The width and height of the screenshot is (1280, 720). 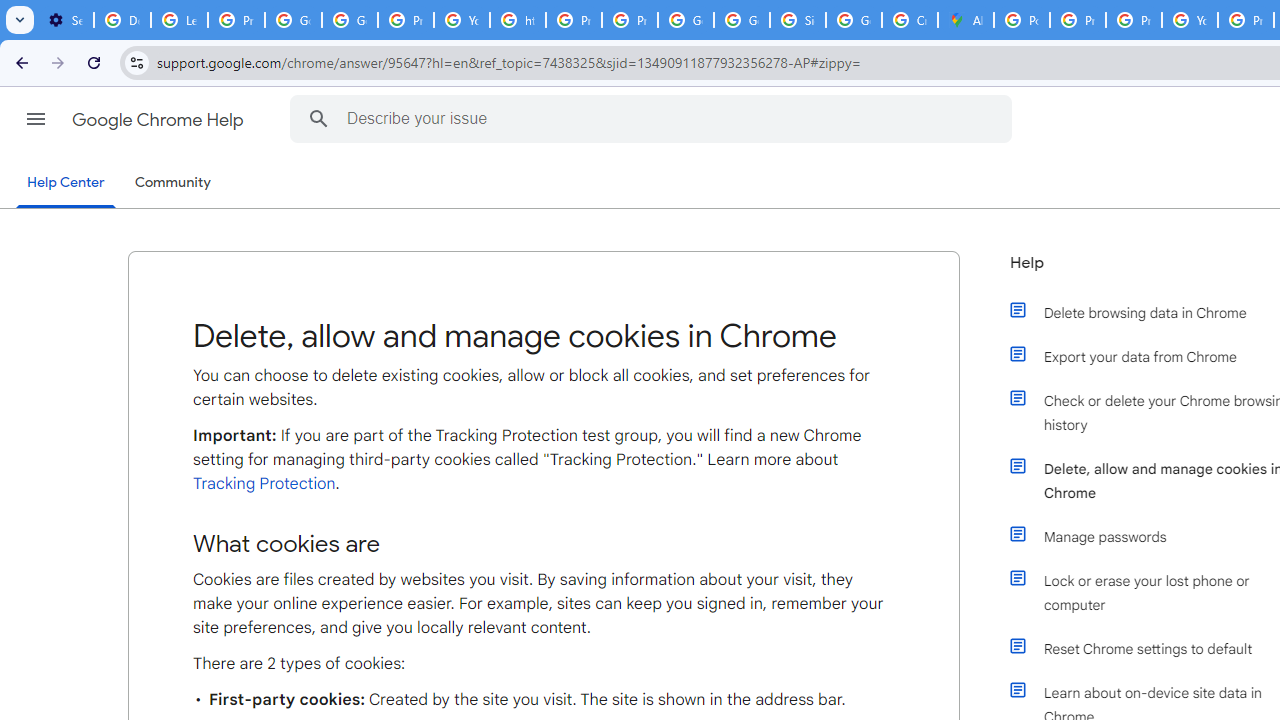 What do you see at coordinates (35, 119) in the screenshot?
I see `'Main menu'` at bounding box center [35, 119].